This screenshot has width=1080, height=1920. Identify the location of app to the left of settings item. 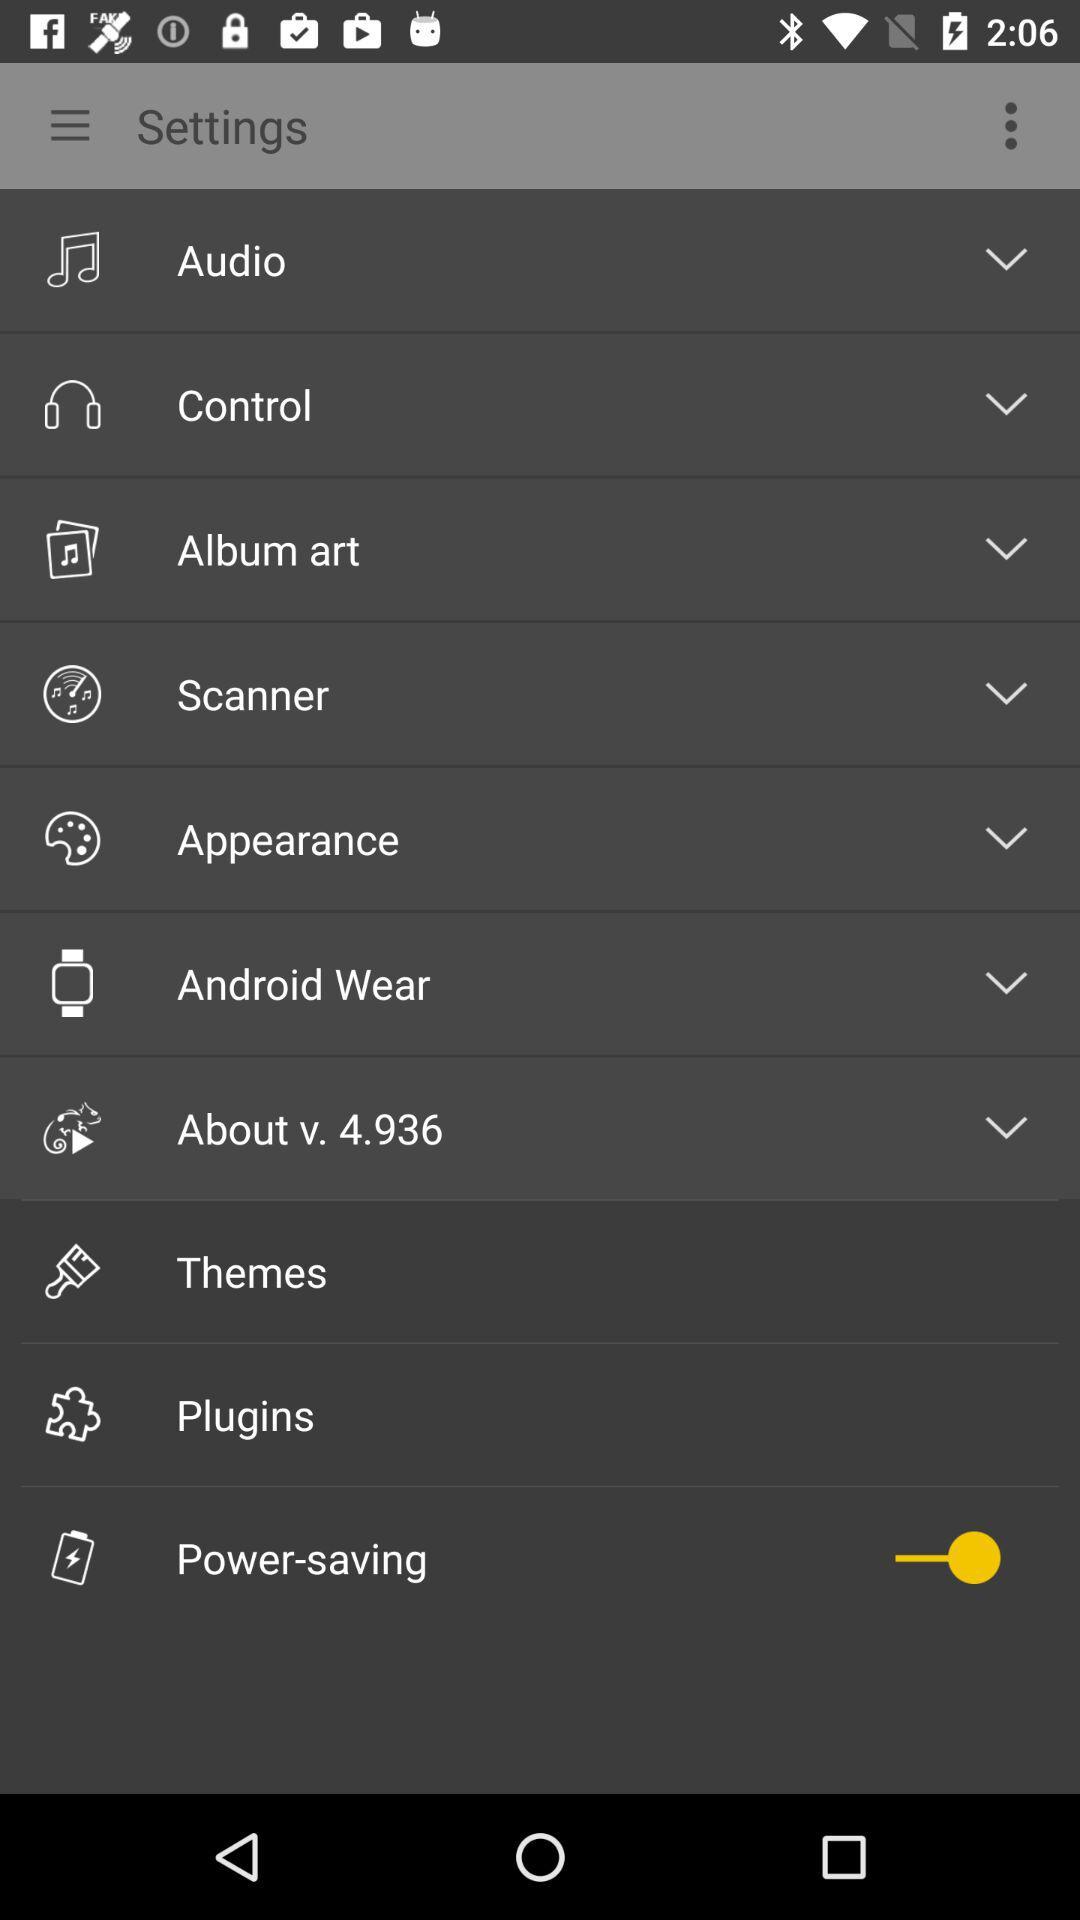
(61, 124).